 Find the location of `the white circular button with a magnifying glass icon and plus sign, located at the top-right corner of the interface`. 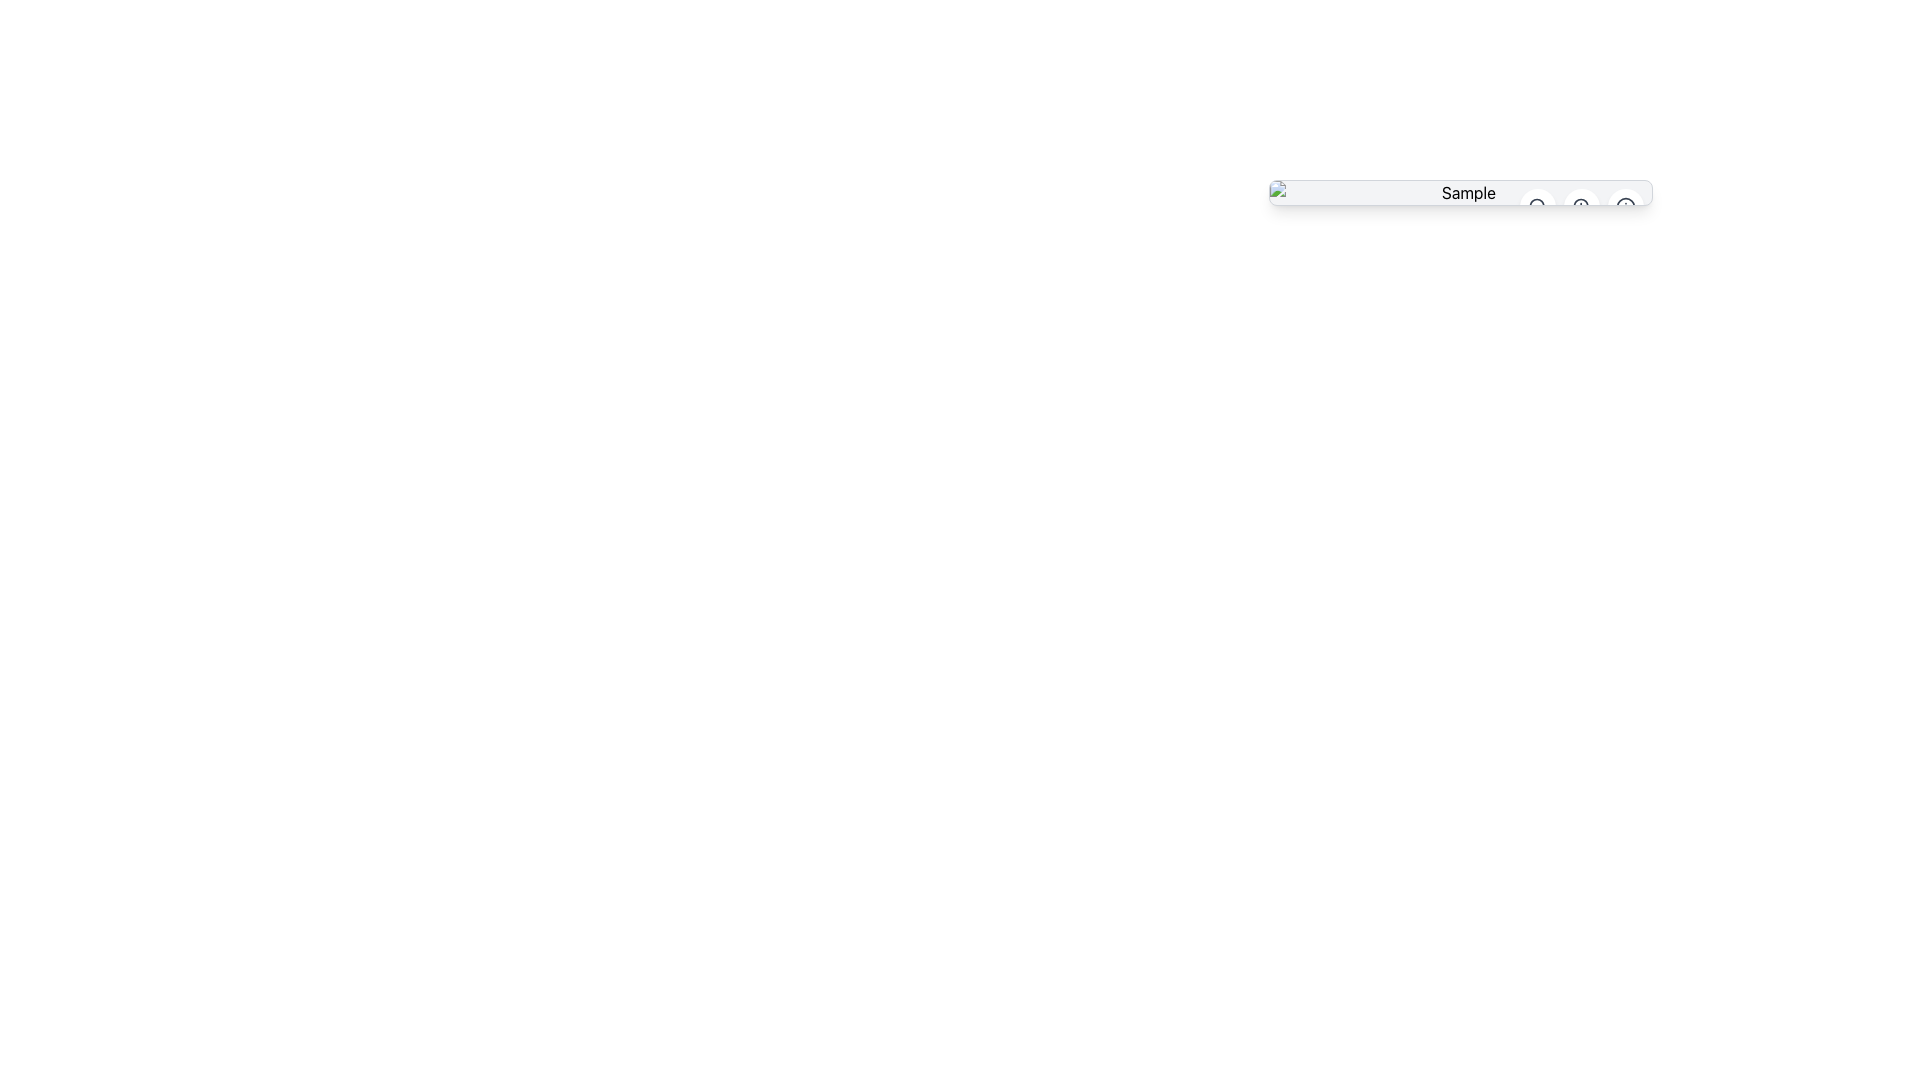

the white circular button with a magnifying glass icon and plus sign, located at the top-right corner of the interface is located at coordinates (1581, 207).